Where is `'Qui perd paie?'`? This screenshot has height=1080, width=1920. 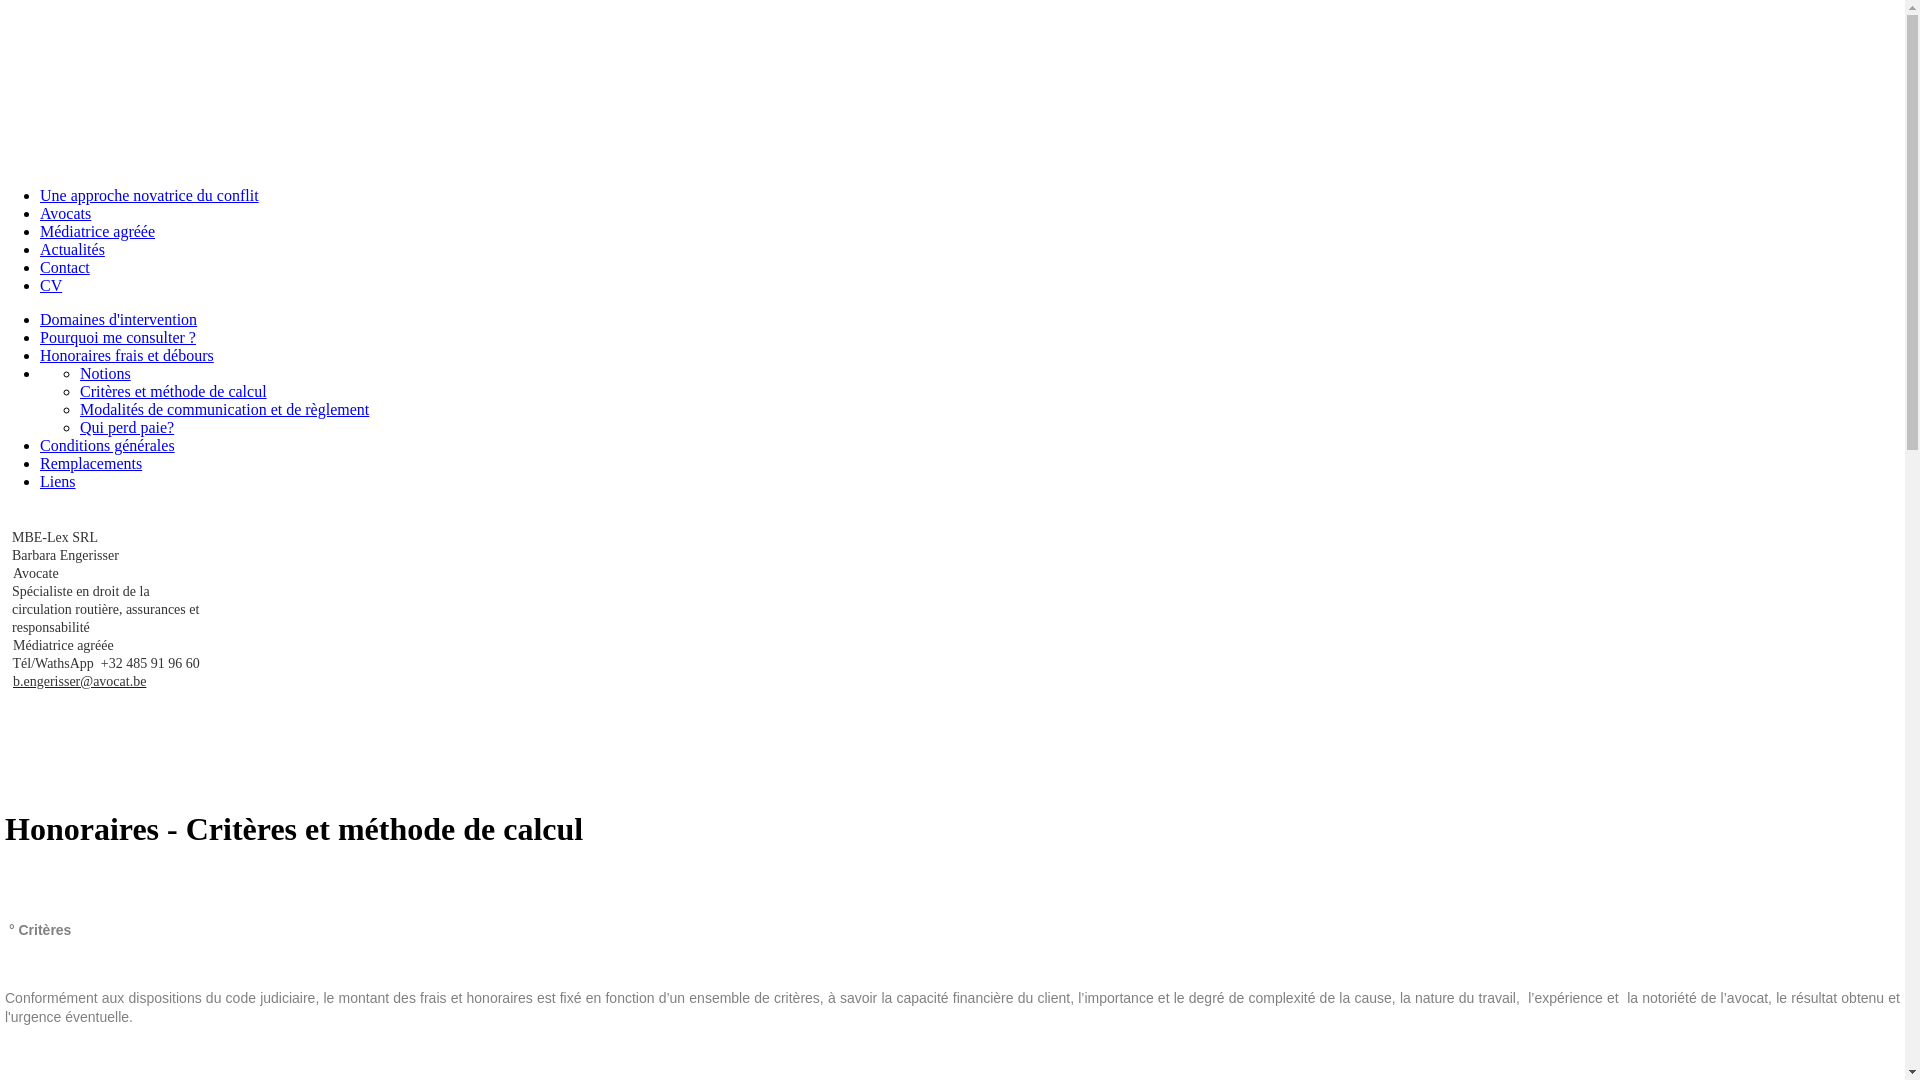 'Qui perd paie?' is located at coordinates (125, 426).